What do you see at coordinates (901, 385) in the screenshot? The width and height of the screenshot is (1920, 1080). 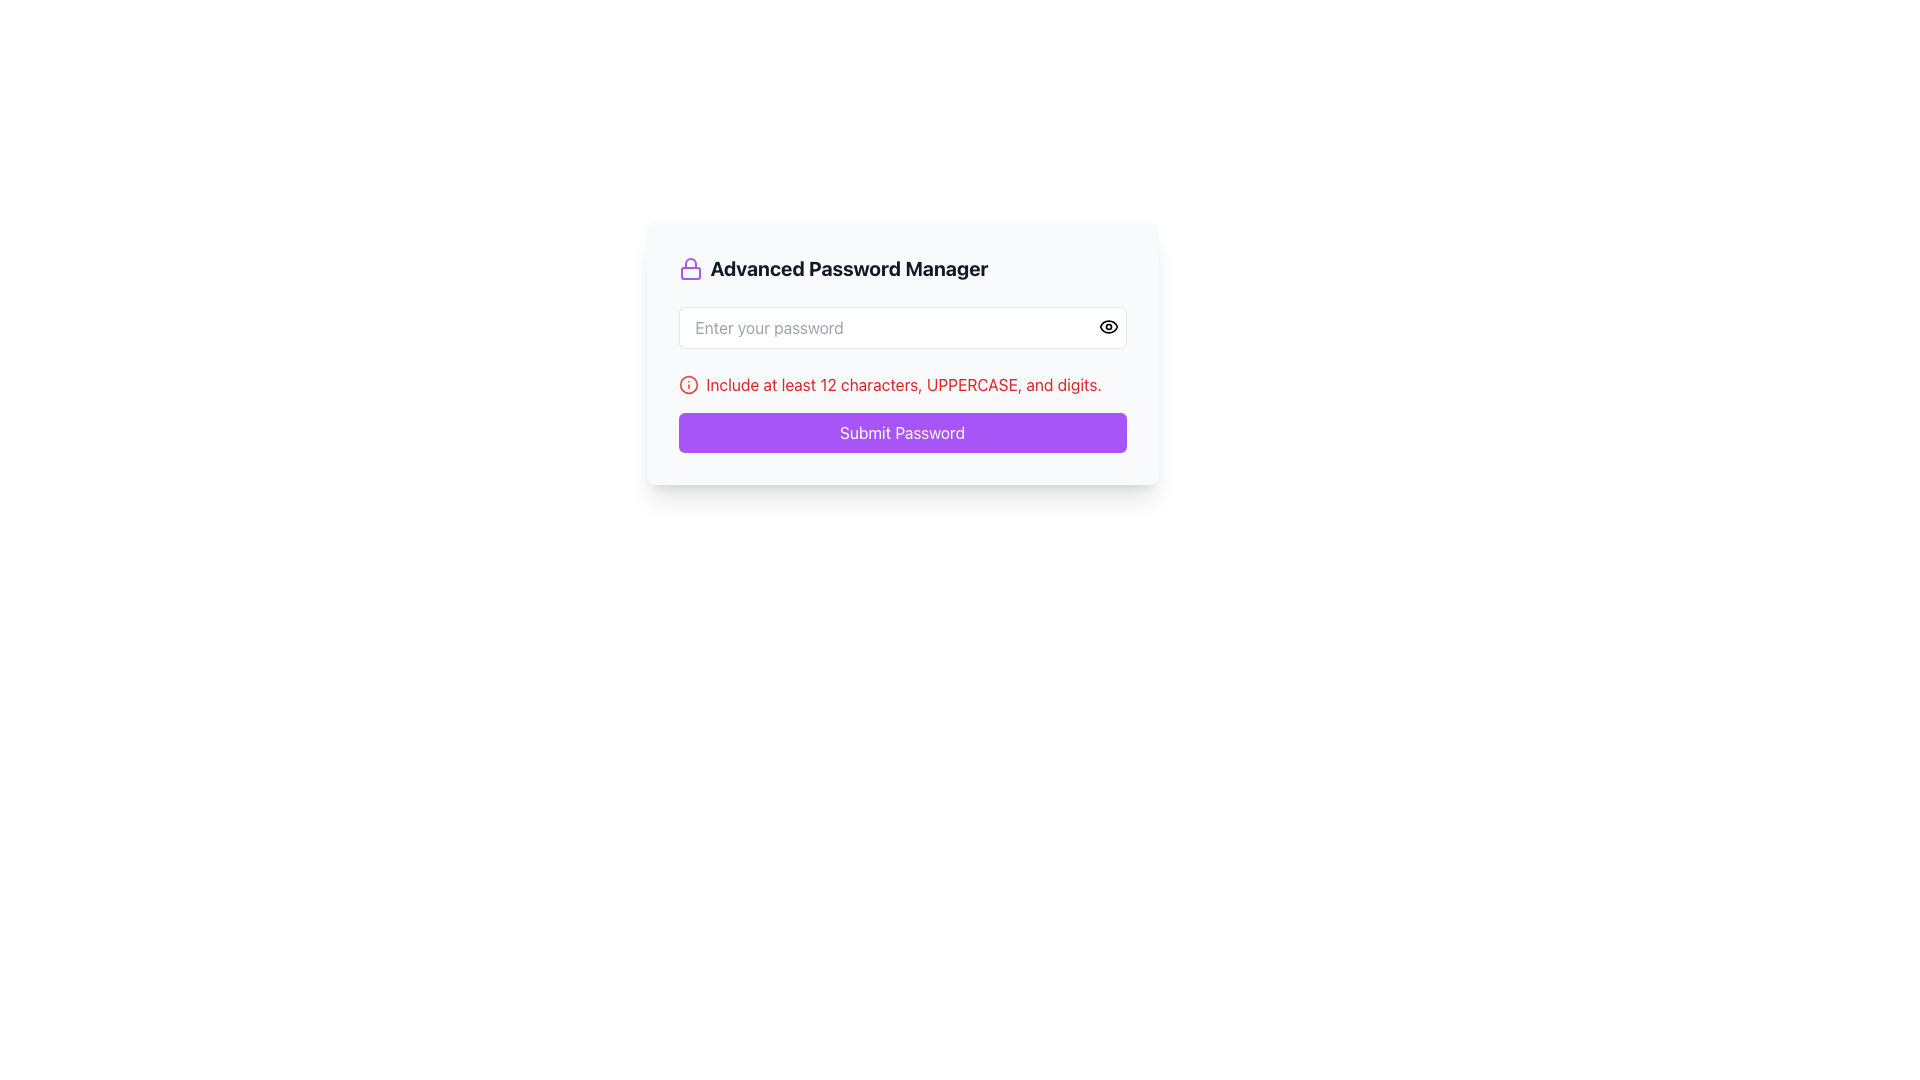 I see `informational text with an icon located below the password input field and above the violet 'Submit Password' button in the 'Advanced Password Manager' card` at bounding box center [901, 385].